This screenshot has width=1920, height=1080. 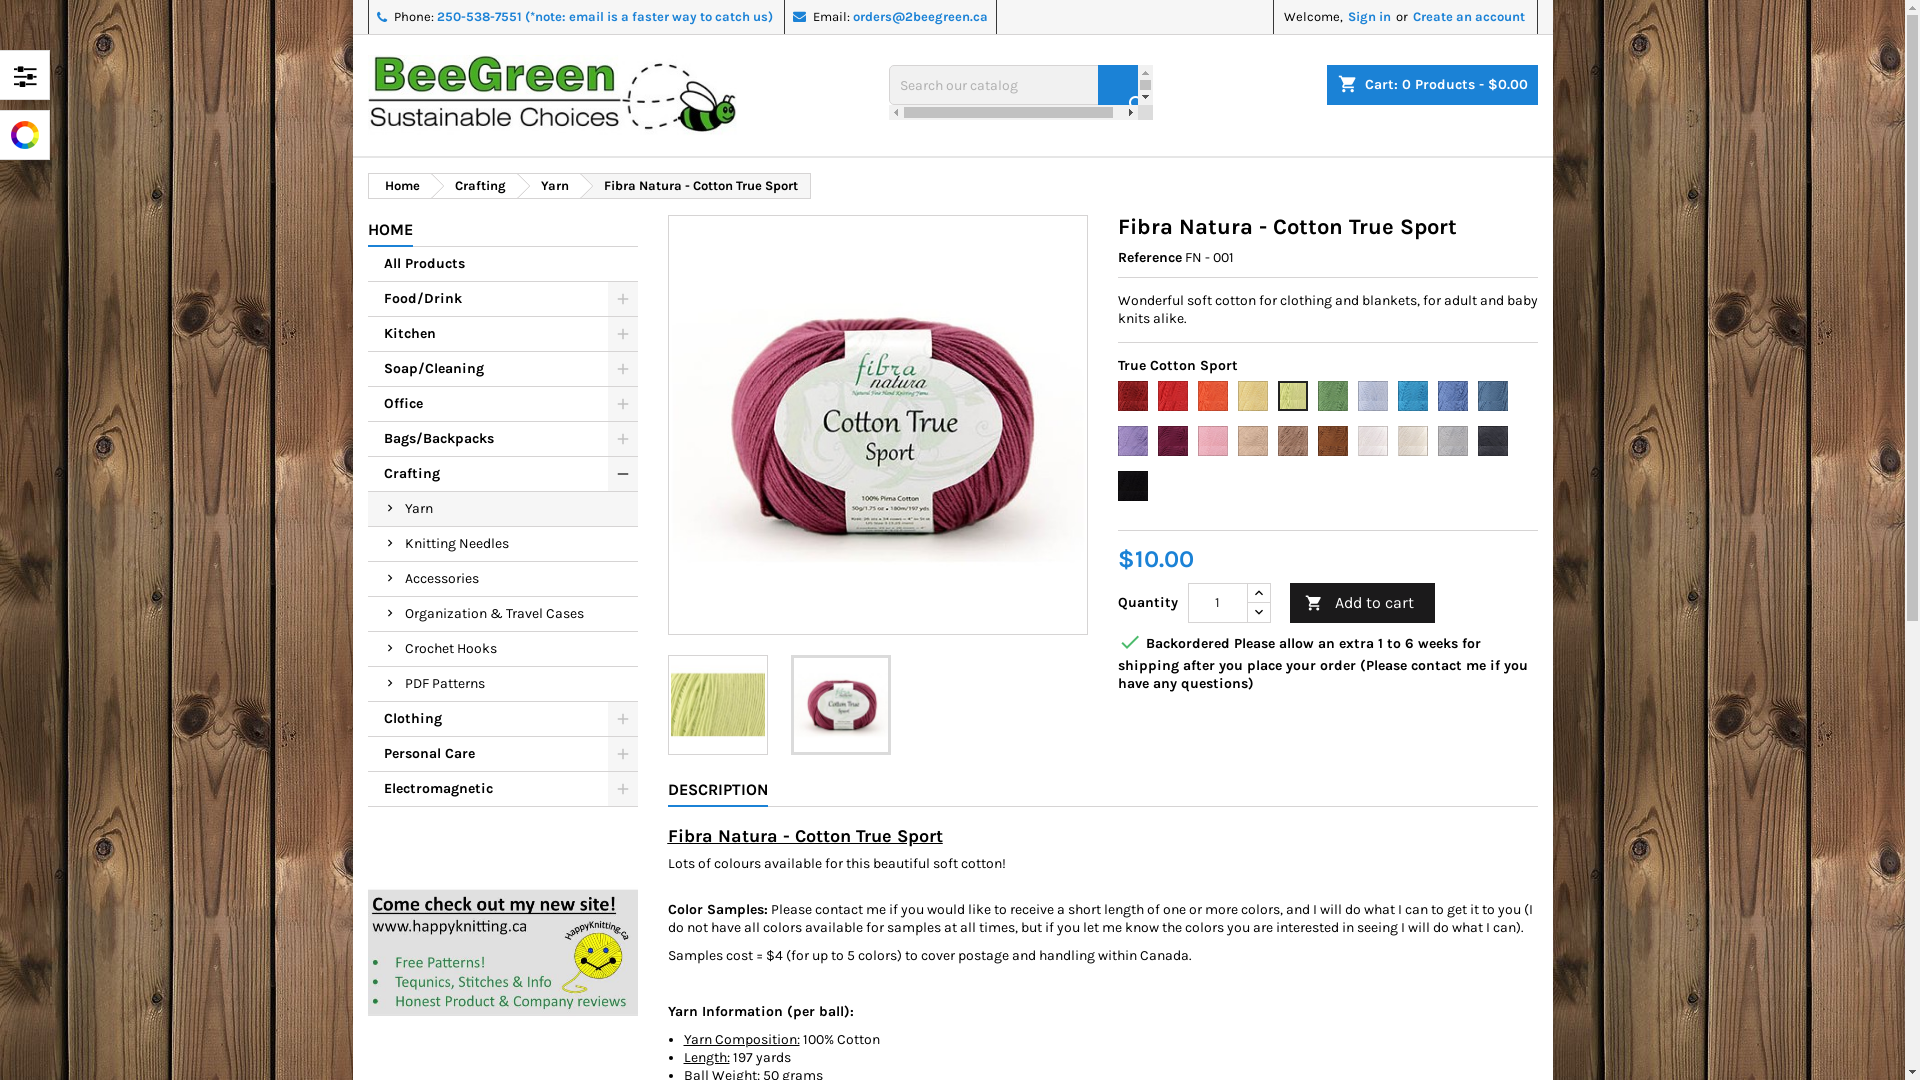 What do you see at coordinates (918, 16) in the screenshot?
I see `'orders@2beegreen.ca'` at bounding box center [918, 16].